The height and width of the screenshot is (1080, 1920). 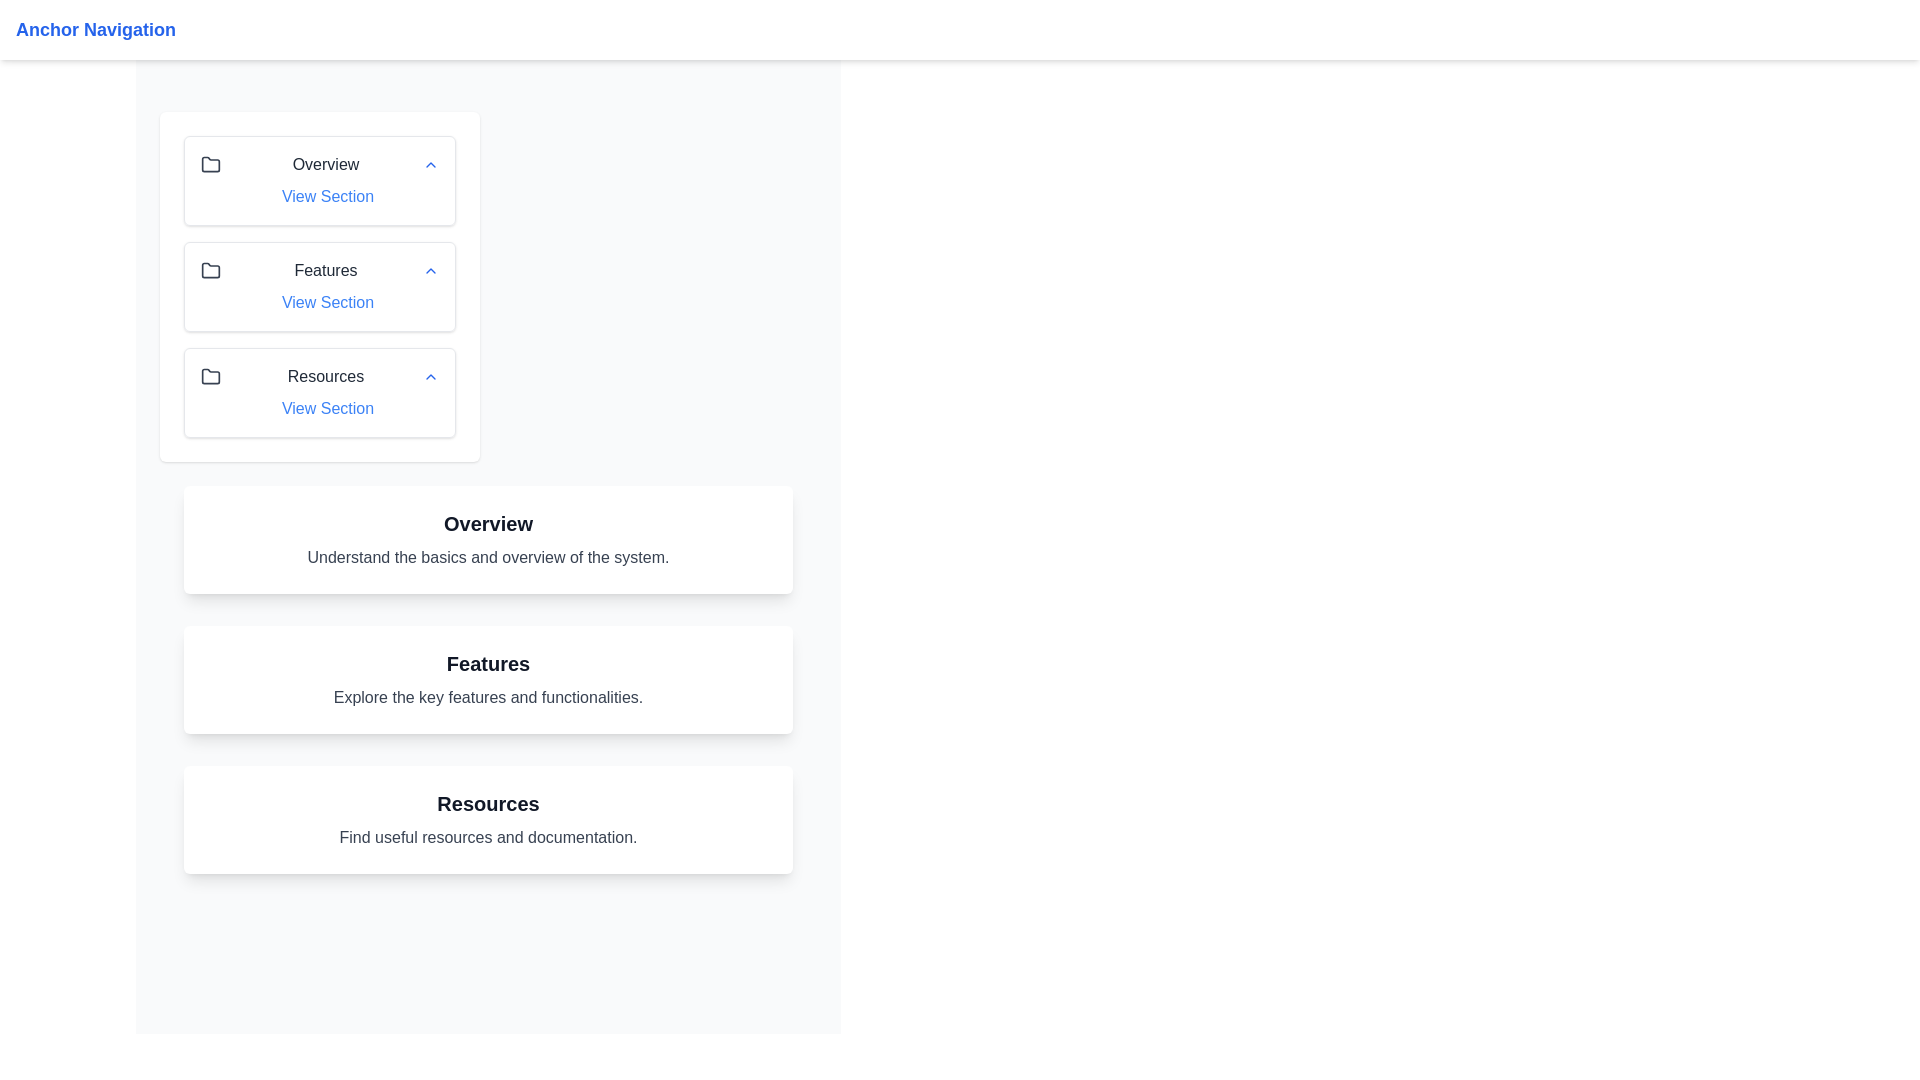 What do you see at coordinates (488, 540) in the screenshot?
I see `the 'Overview' informational card, which includes the title in bold and the description text about understanding the system` at bounding box center [488, 540].